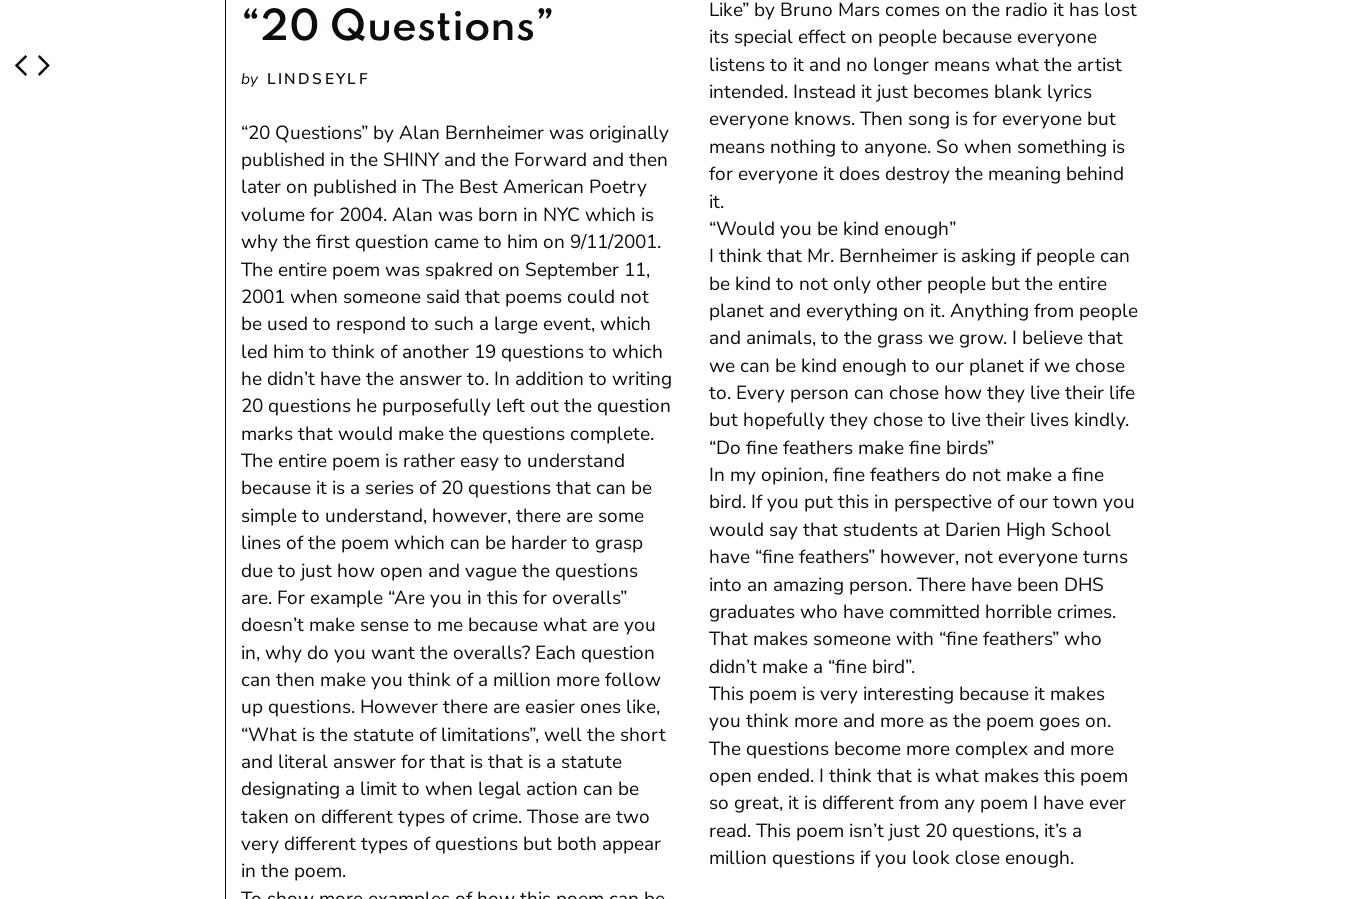 Image resolution: width=1366 pixels, height=899 pixels. I want to click on '“Do fine feathers make fine birds”', so click(849, 445).